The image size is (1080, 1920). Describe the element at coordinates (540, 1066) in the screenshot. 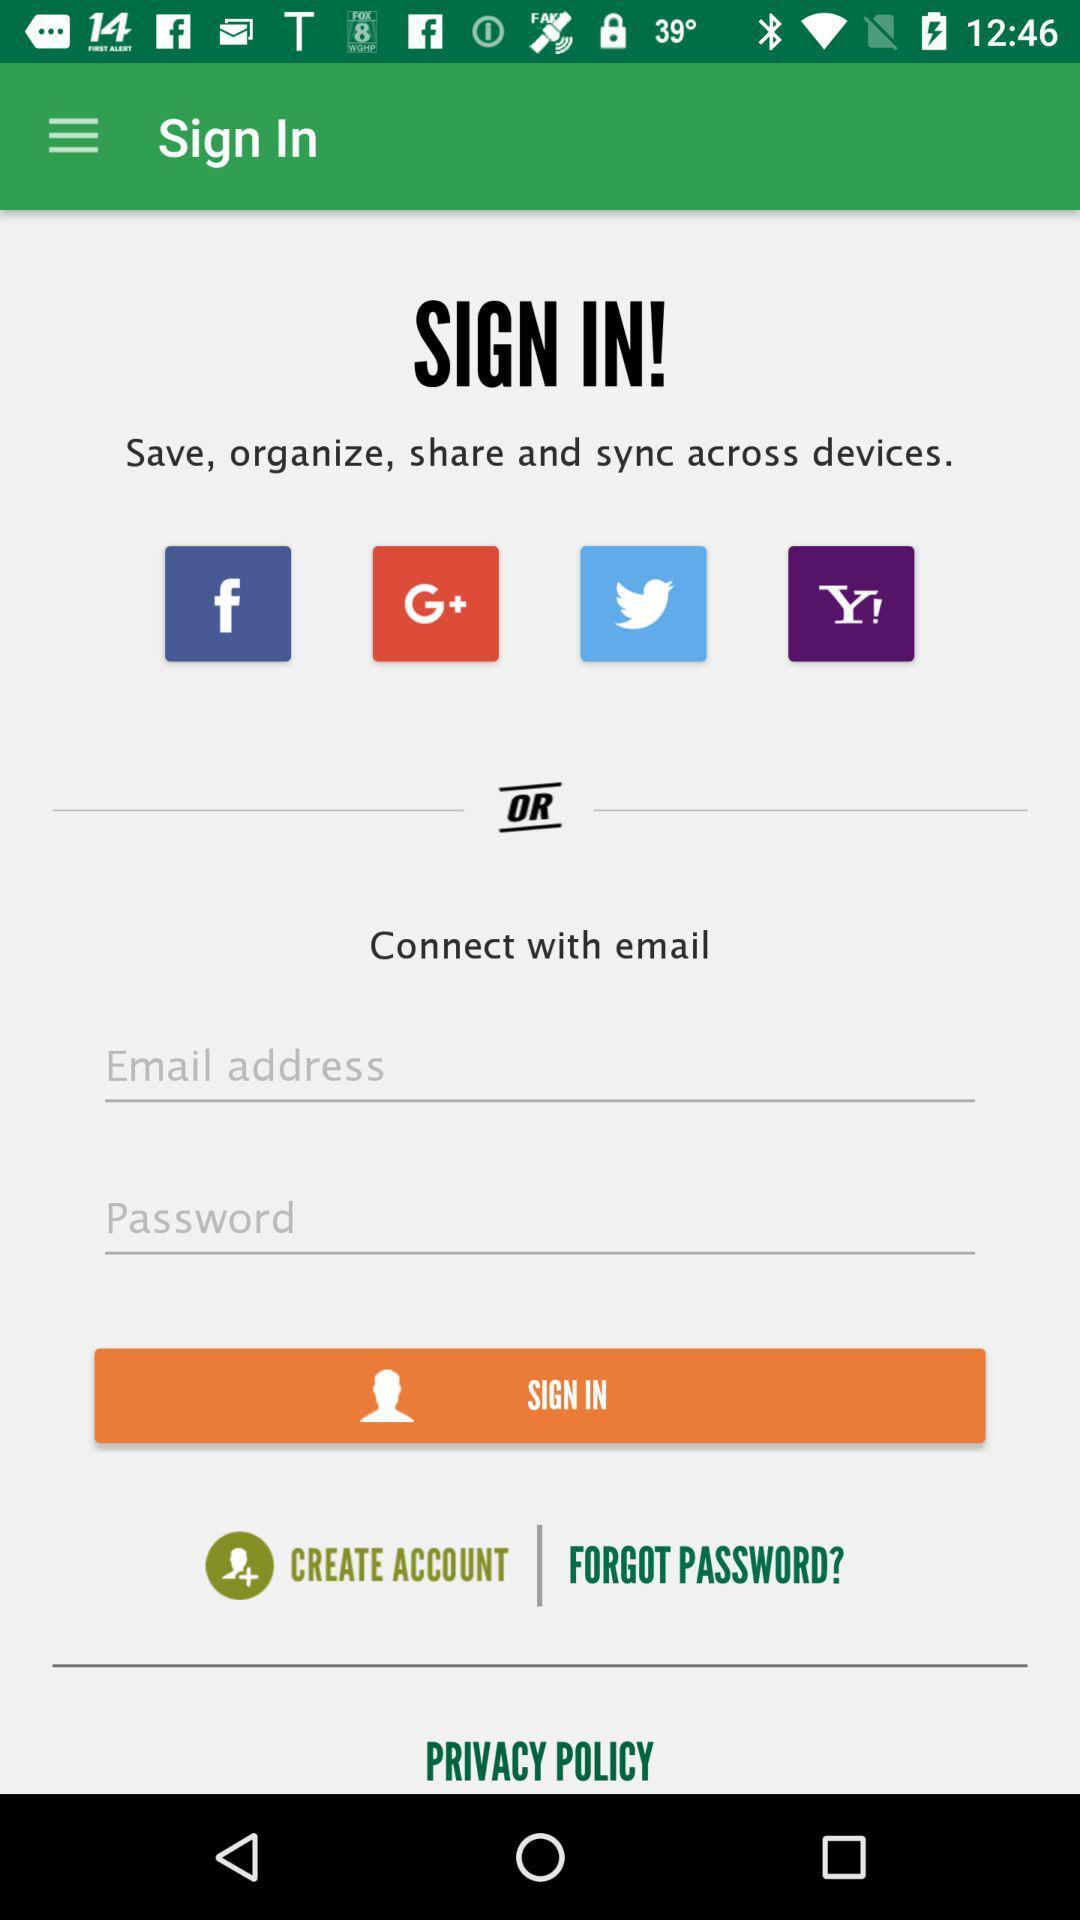

I see `the item below the connect with email item` at that location.